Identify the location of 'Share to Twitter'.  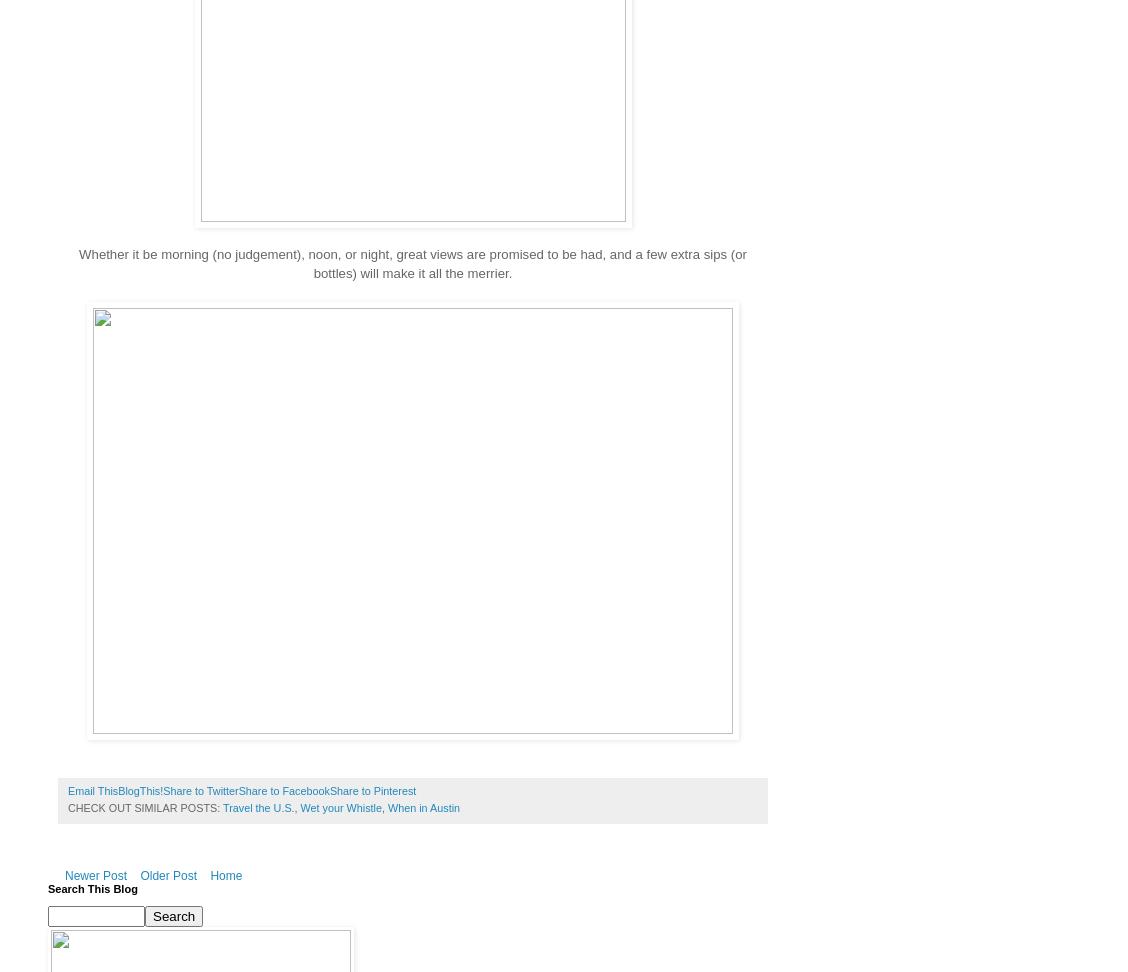
(199, 790).